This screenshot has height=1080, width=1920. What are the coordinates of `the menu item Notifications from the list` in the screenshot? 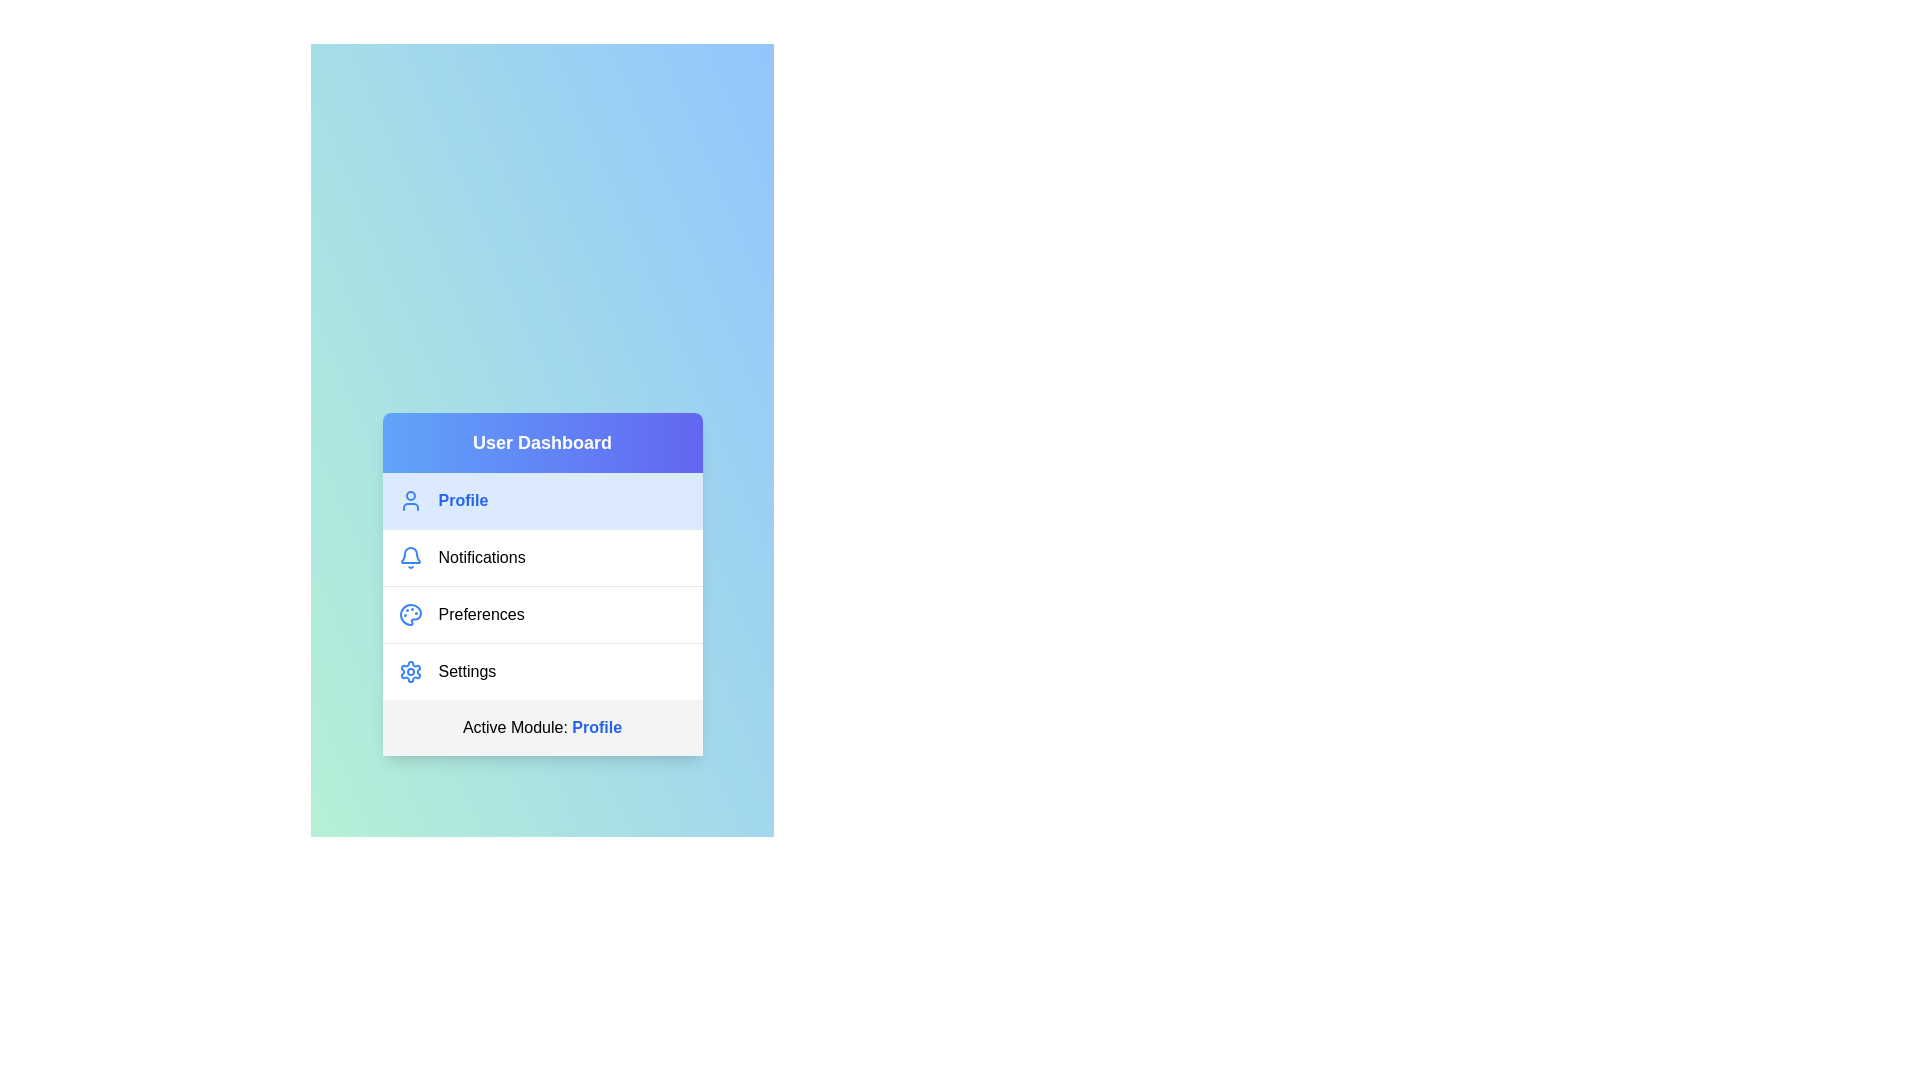 It's located at (542, 556).